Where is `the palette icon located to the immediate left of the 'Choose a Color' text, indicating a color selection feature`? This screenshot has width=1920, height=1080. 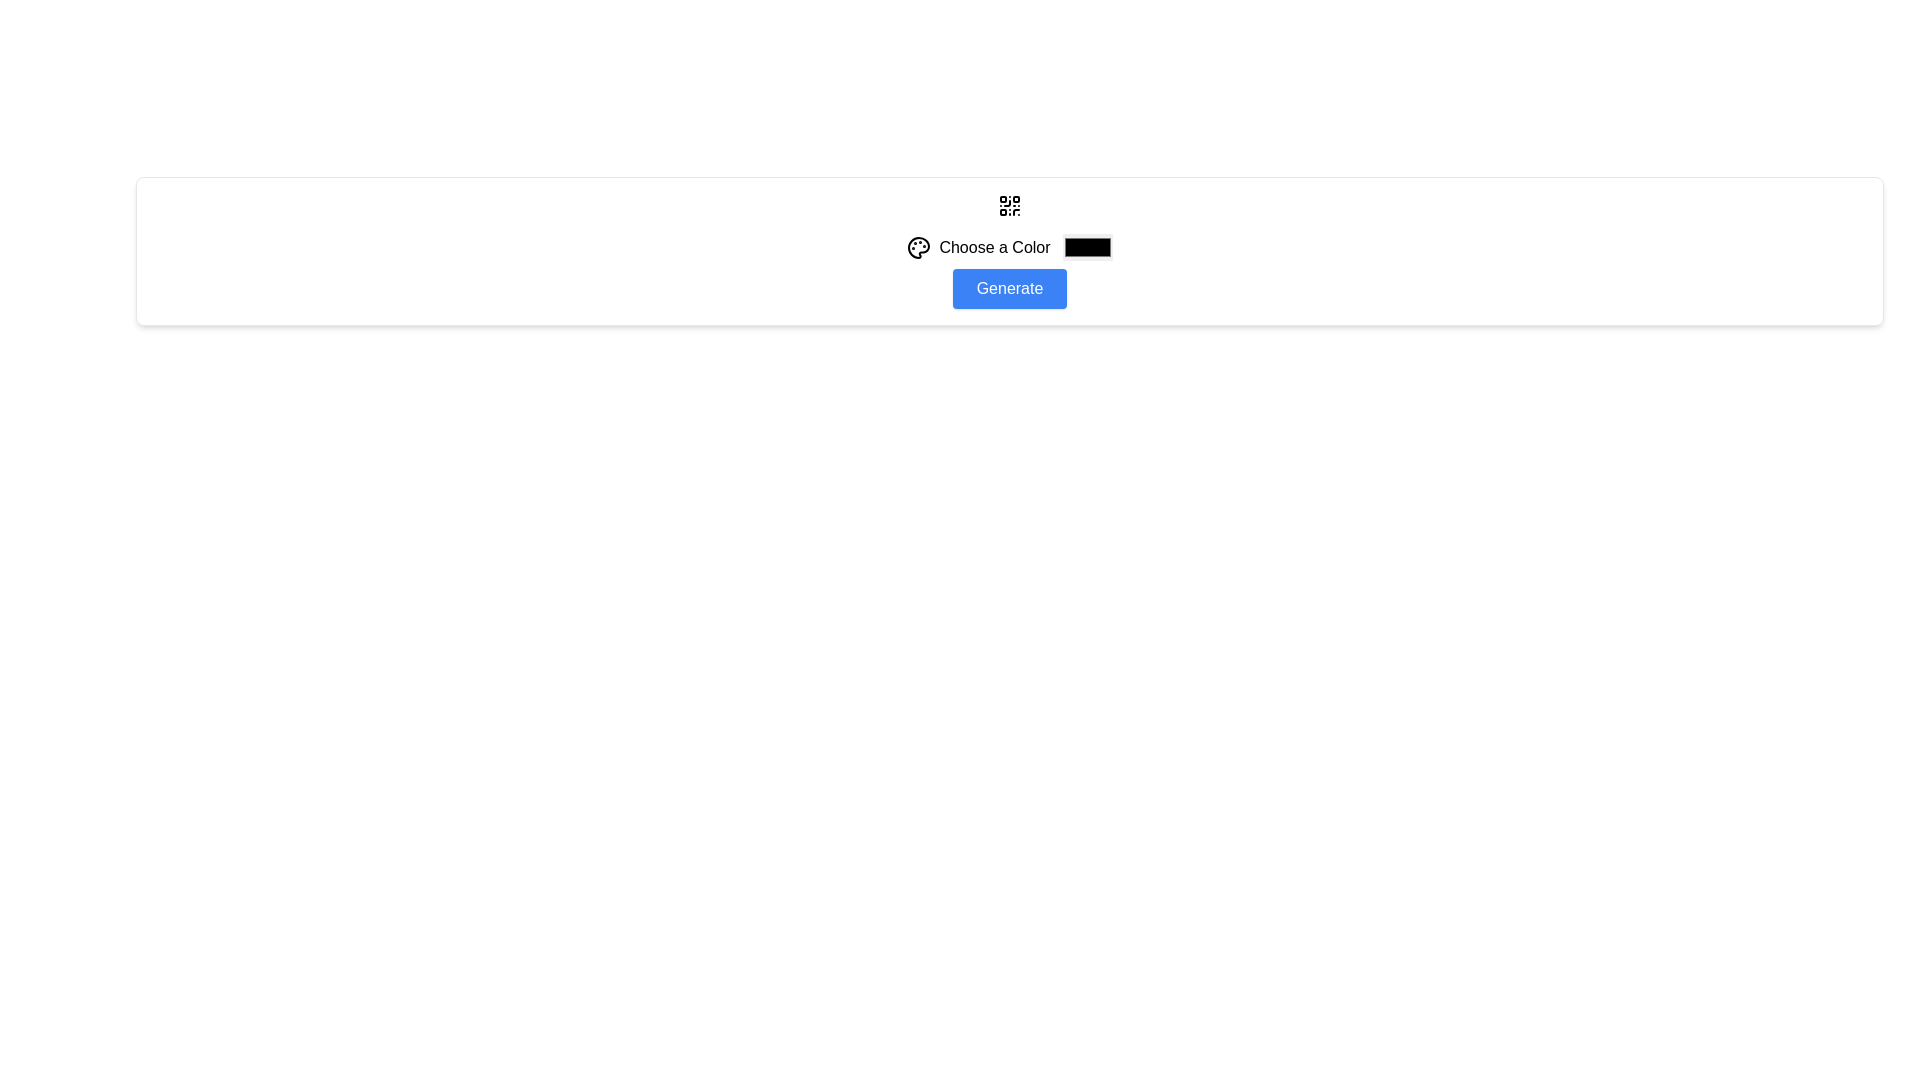 the palette icon located to the immediate left of the 'Choose a Color' text, indicating a color selection feature is located at coordinates (918, 246).